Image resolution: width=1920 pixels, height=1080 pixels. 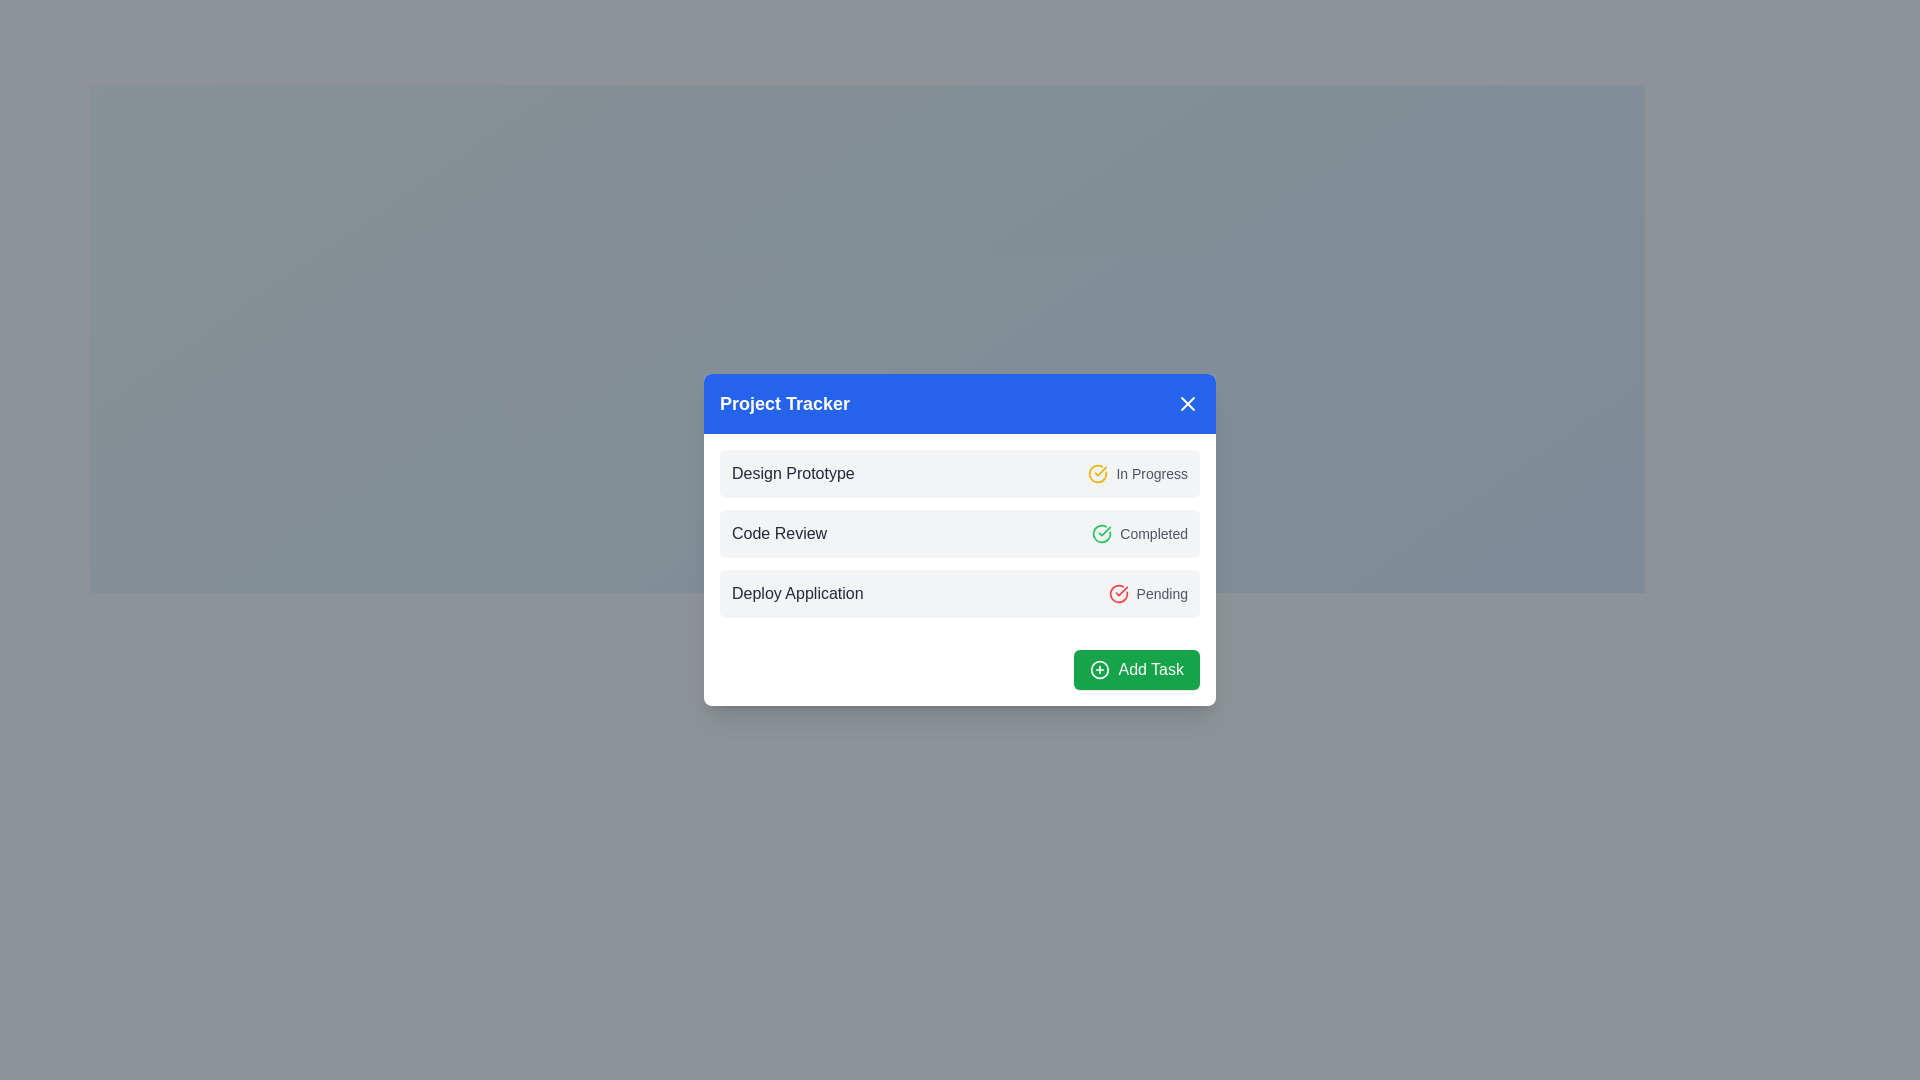 What do you see at coordinates (1140, 532) in the screenshot?
I see `the completed status indicator text label in the top-right corner of the 'Code Review' list item in the 'Project Tracker' application` at bounding box center [1140, 532].